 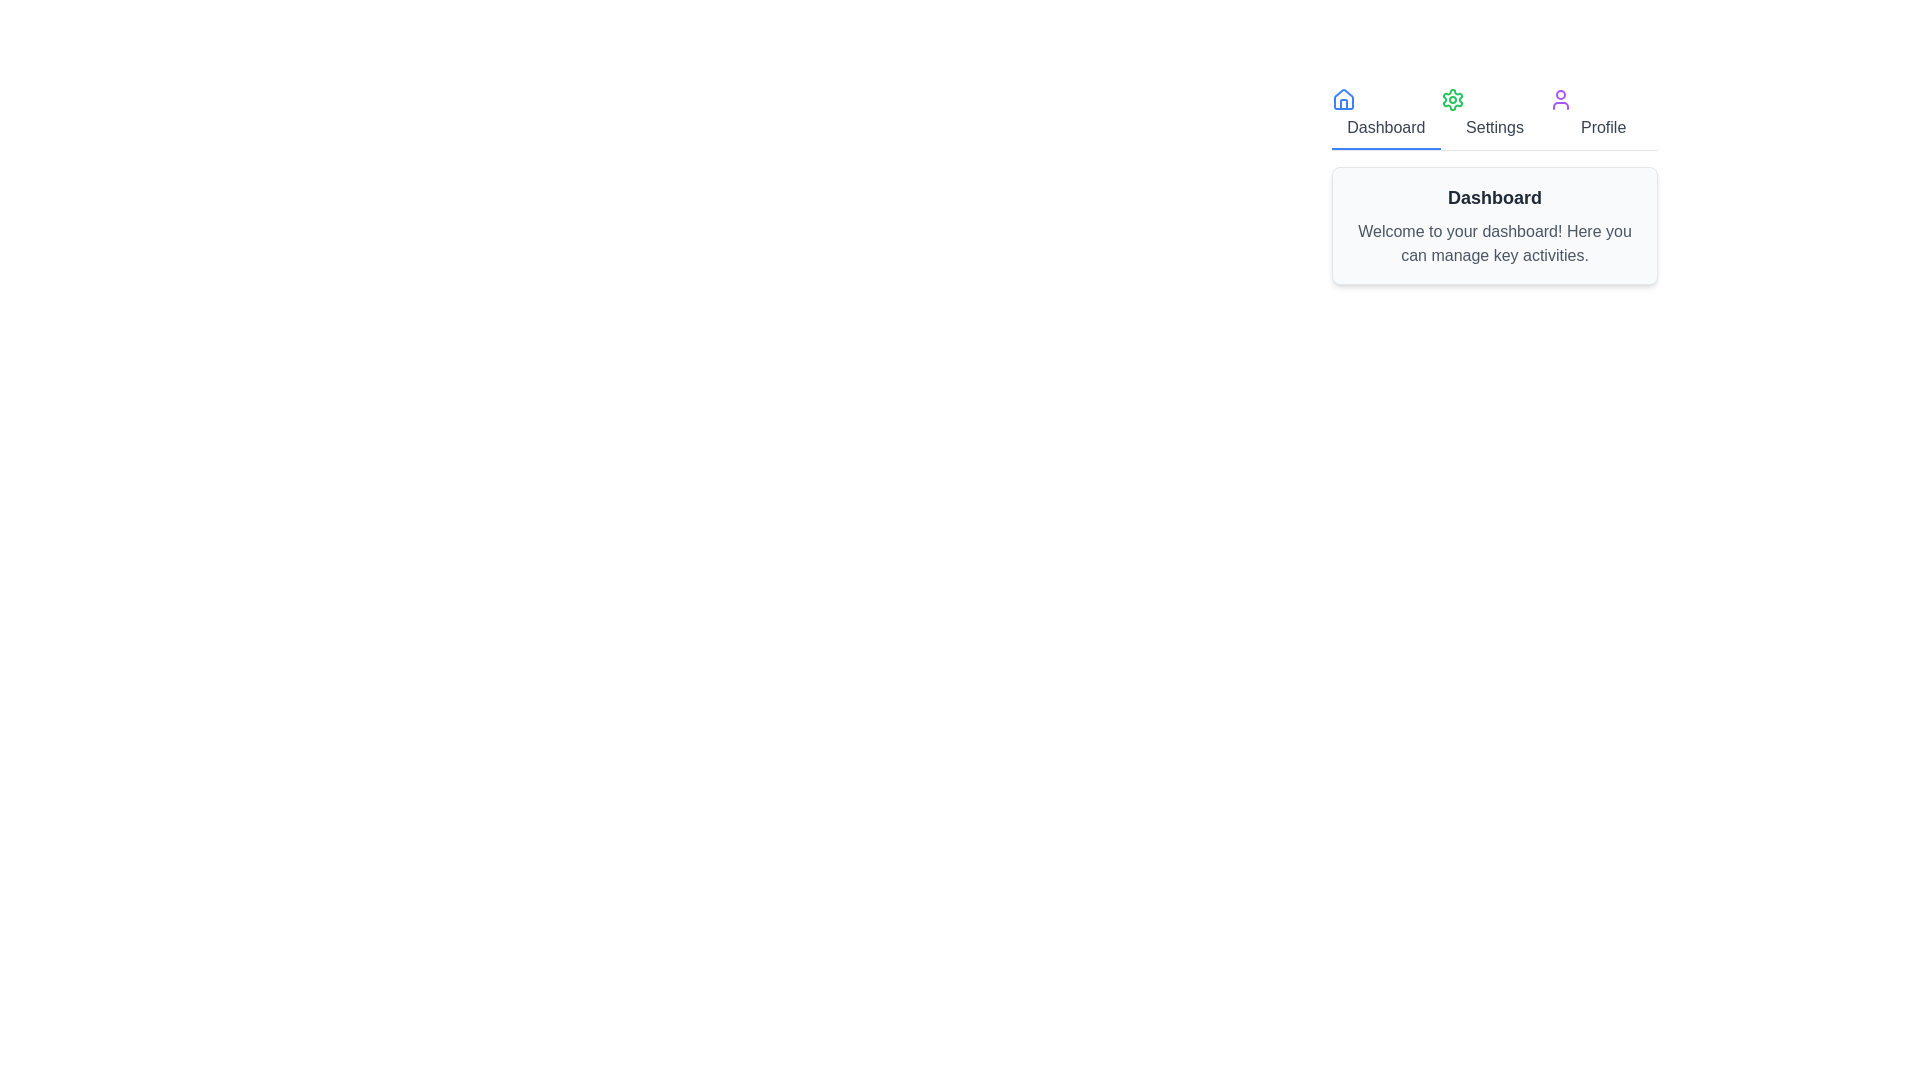 I want to click on the tab labeled Dashboard, so click(x=1385, y=115).